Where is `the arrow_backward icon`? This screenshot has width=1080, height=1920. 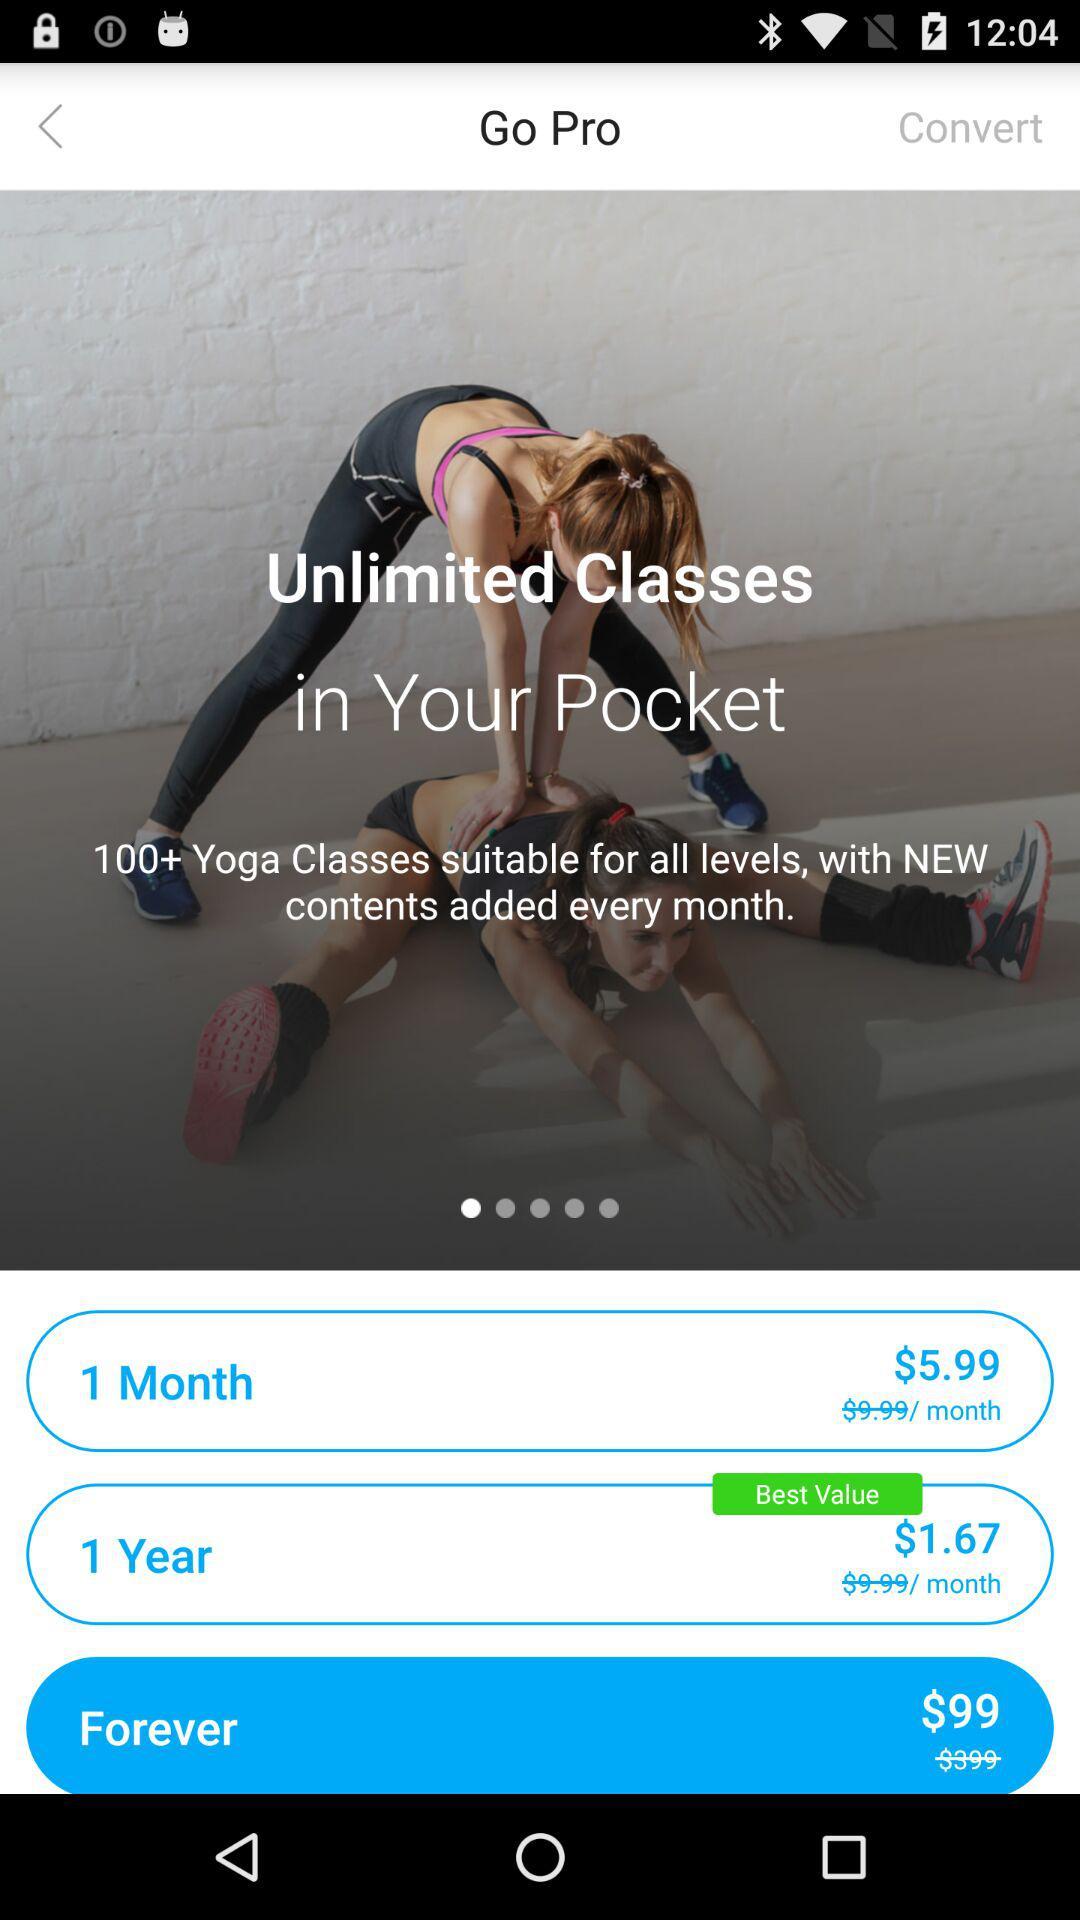
the arrow_backward icon is located at coordinates (61, 133).